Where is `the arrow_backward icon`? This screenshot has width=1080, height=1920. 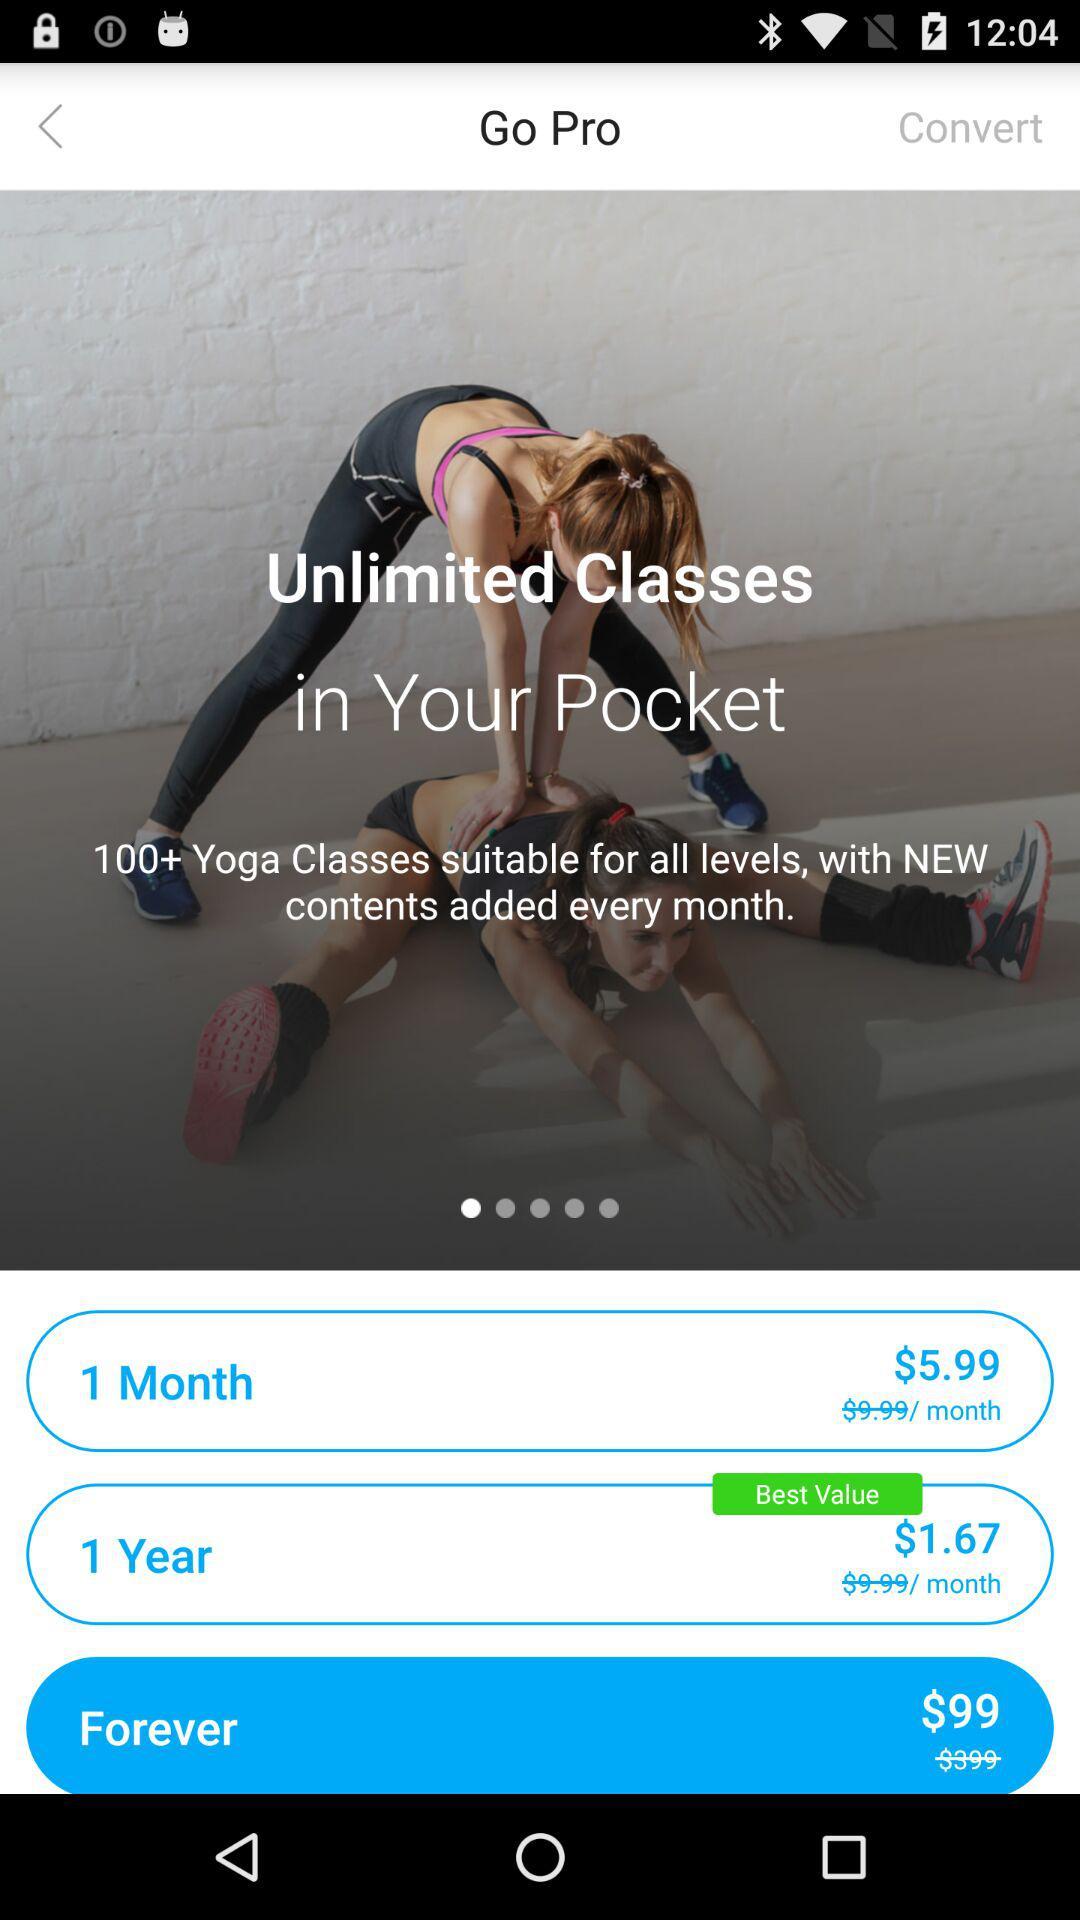
the arrow_backward icon is located at coordinates (61, 133).